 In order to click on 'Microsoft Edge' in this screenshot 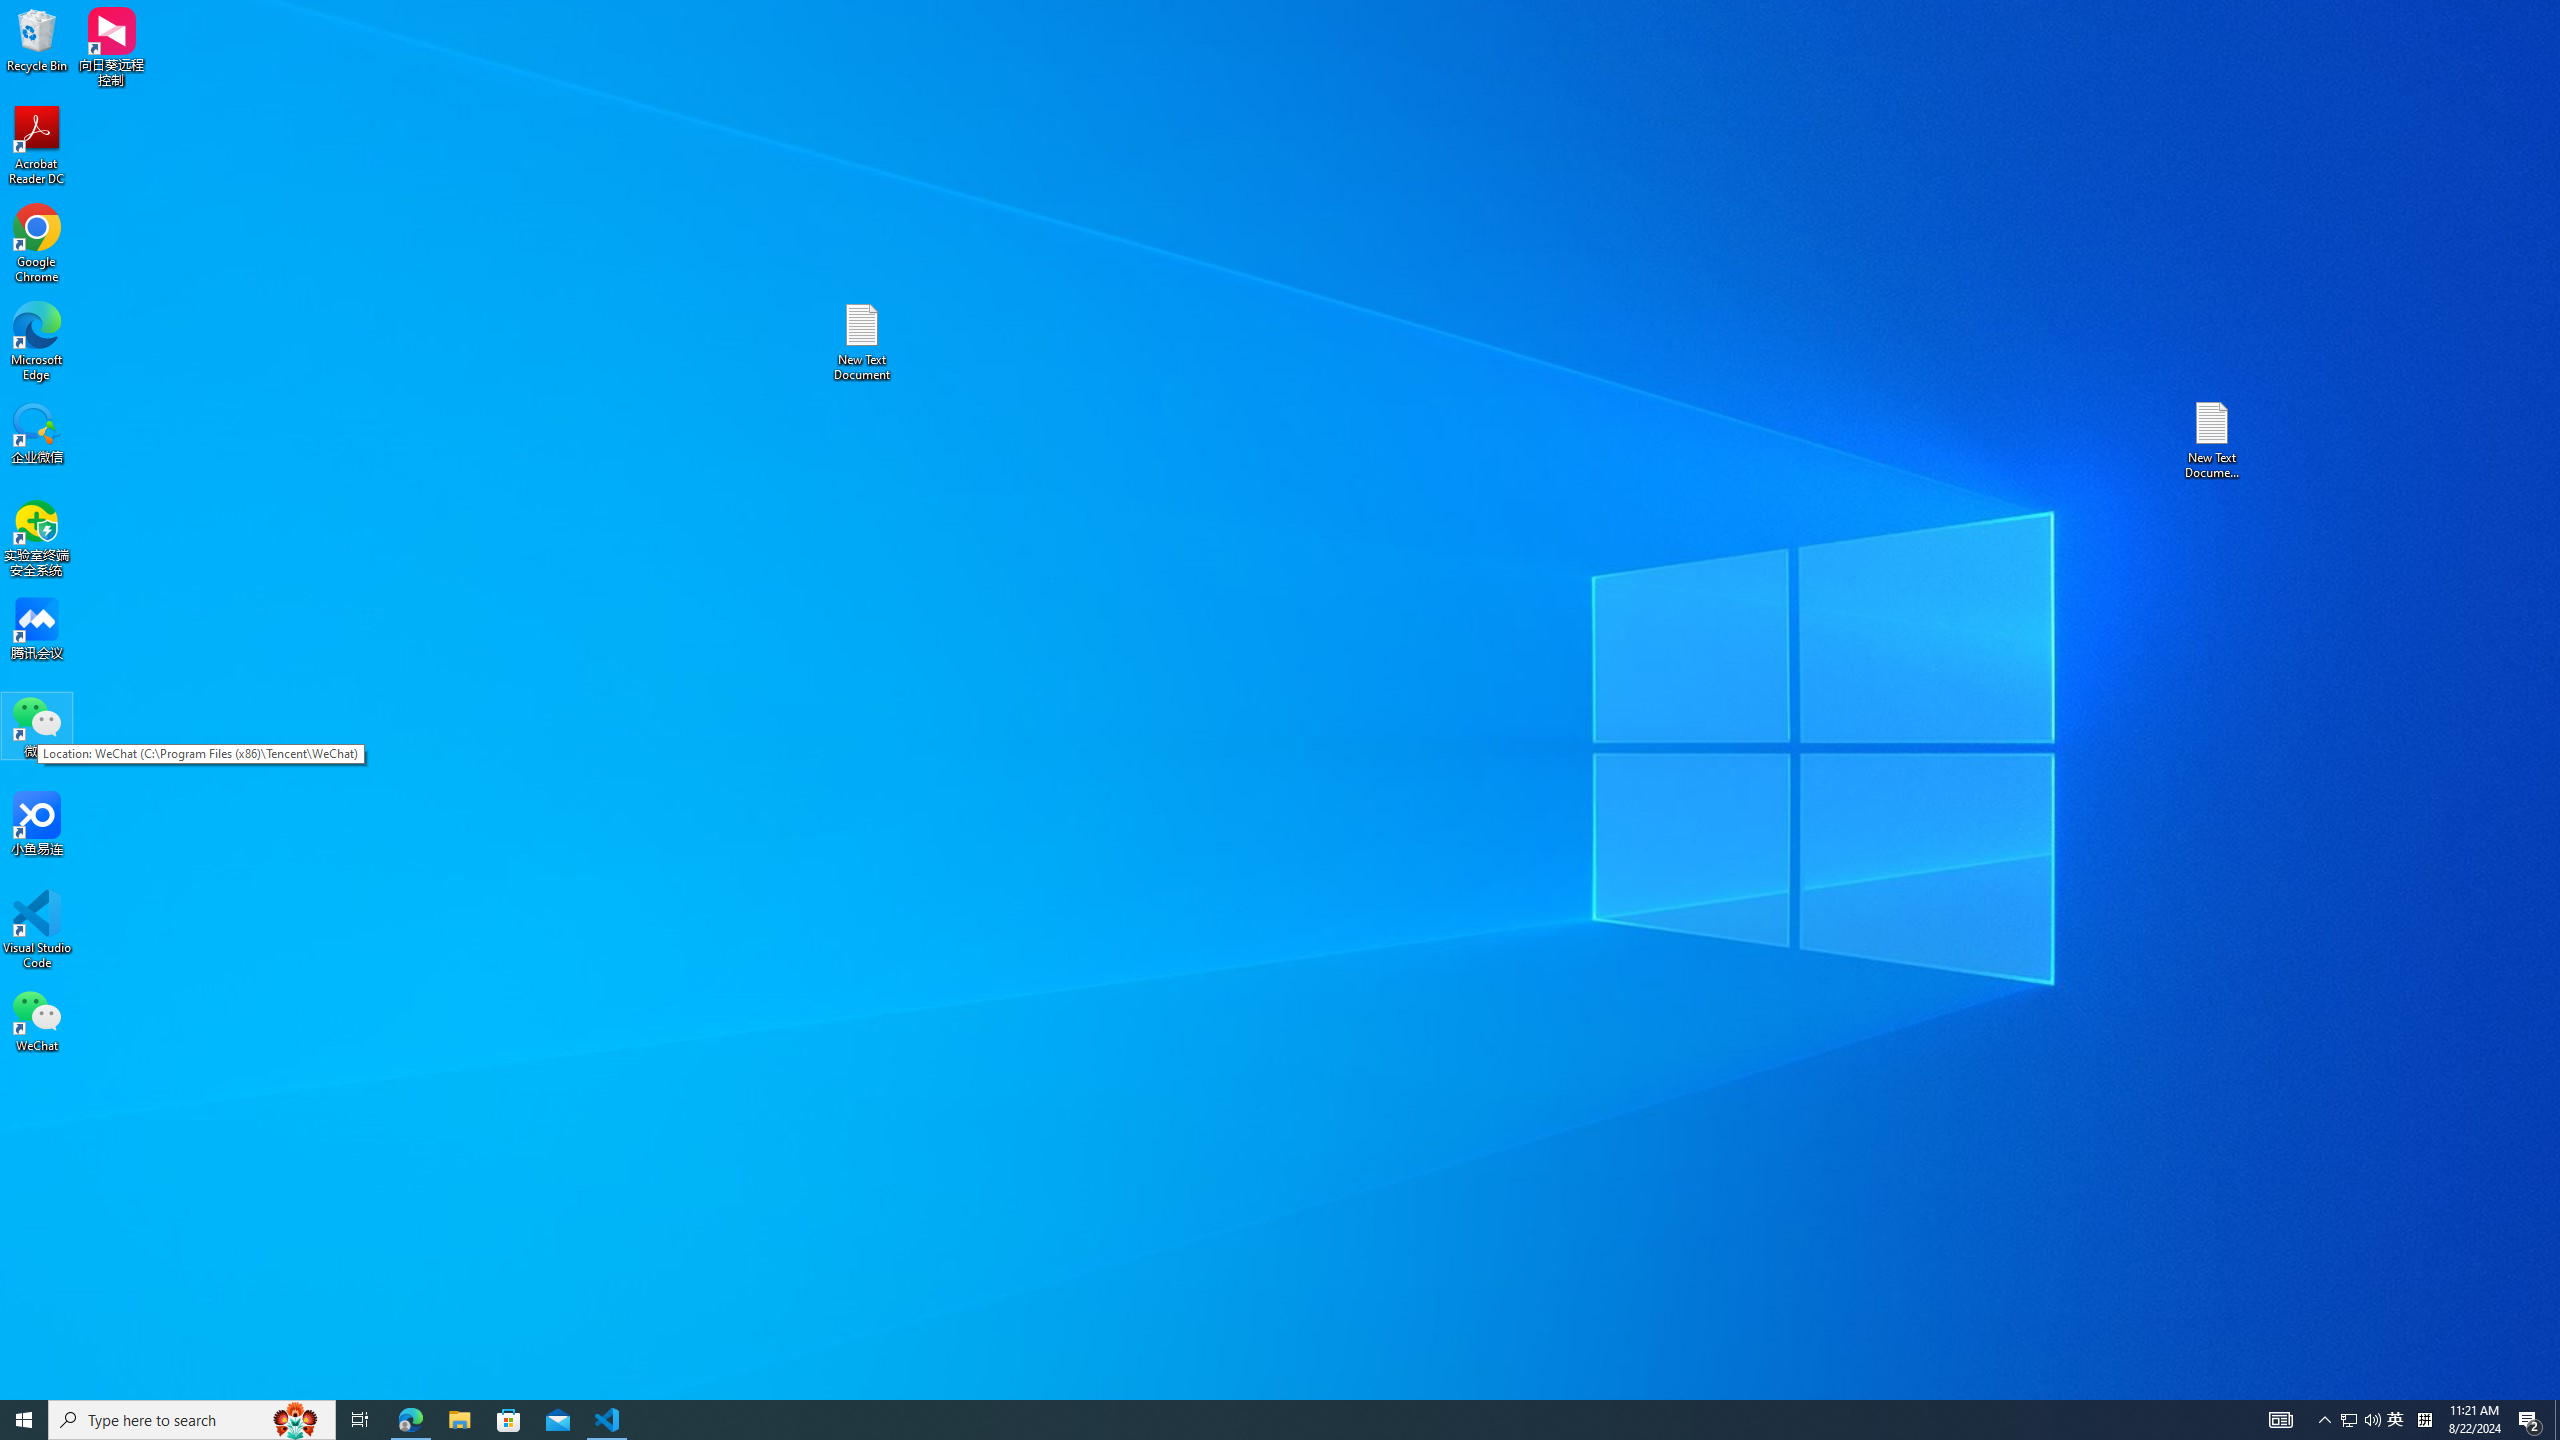, I will do `click(36, 341)`.